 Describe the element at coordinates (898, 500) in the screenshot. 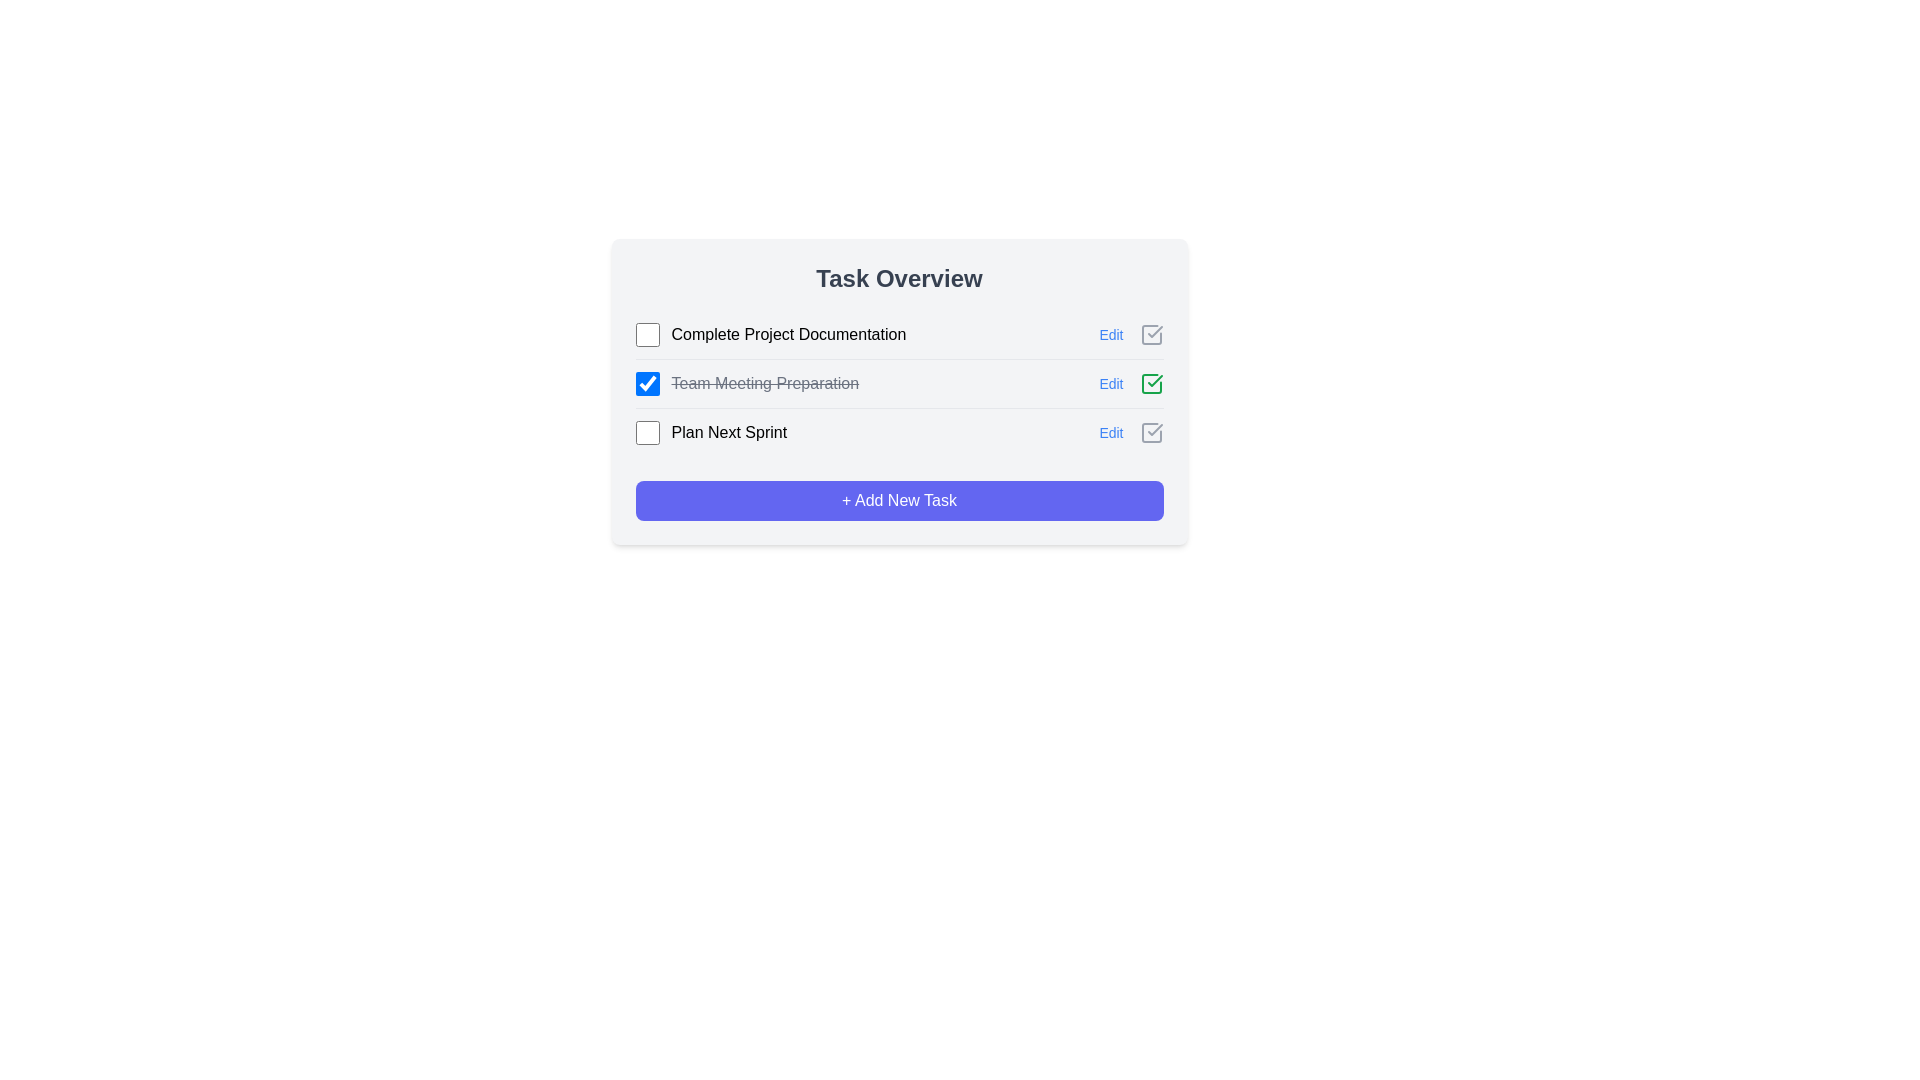

I see `'Add New Task' button` at that location.